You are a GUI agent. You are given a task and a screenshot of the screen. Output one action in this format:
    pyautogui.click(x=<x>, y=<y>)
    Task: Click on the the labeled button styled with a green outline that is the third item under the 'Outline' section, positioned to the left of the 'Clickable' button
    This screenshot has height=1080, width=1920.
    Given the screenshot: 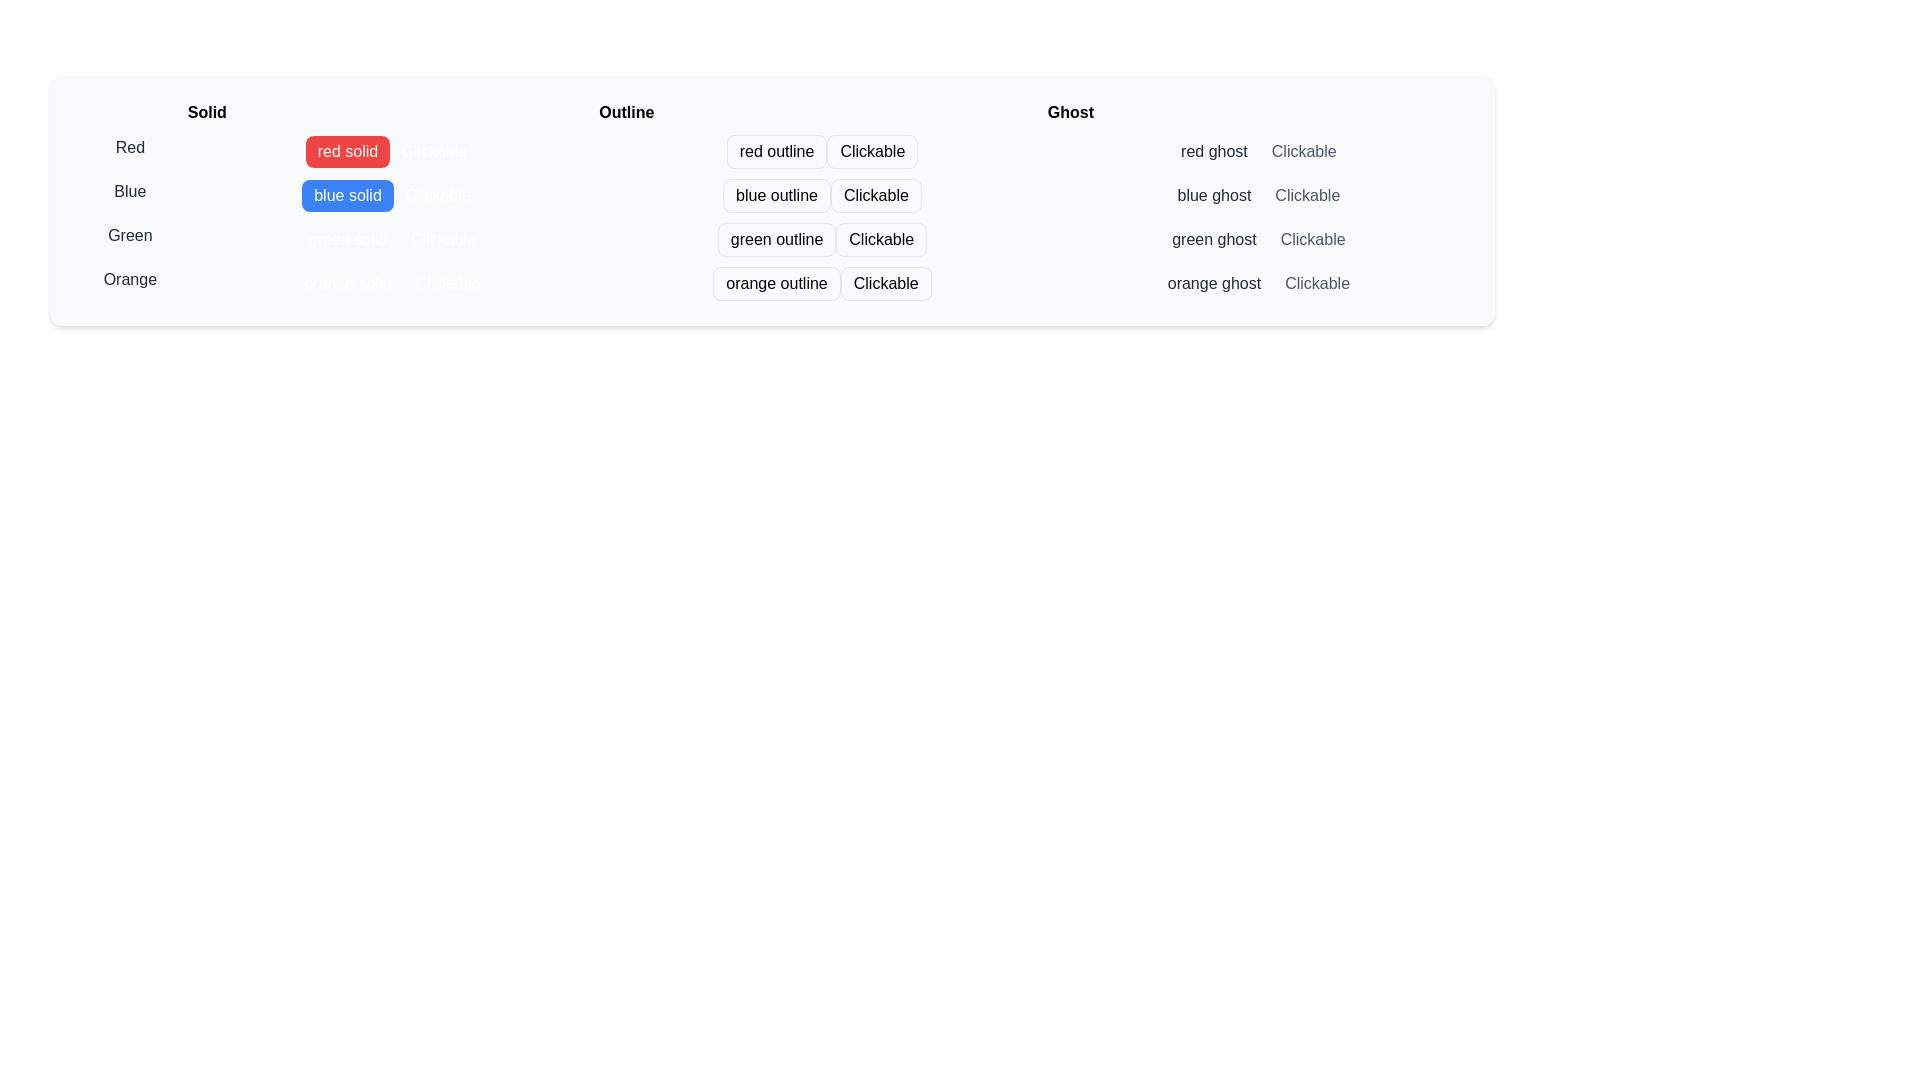 What is the action you would take?
    pyautogui.click(x=776, y=238)
    